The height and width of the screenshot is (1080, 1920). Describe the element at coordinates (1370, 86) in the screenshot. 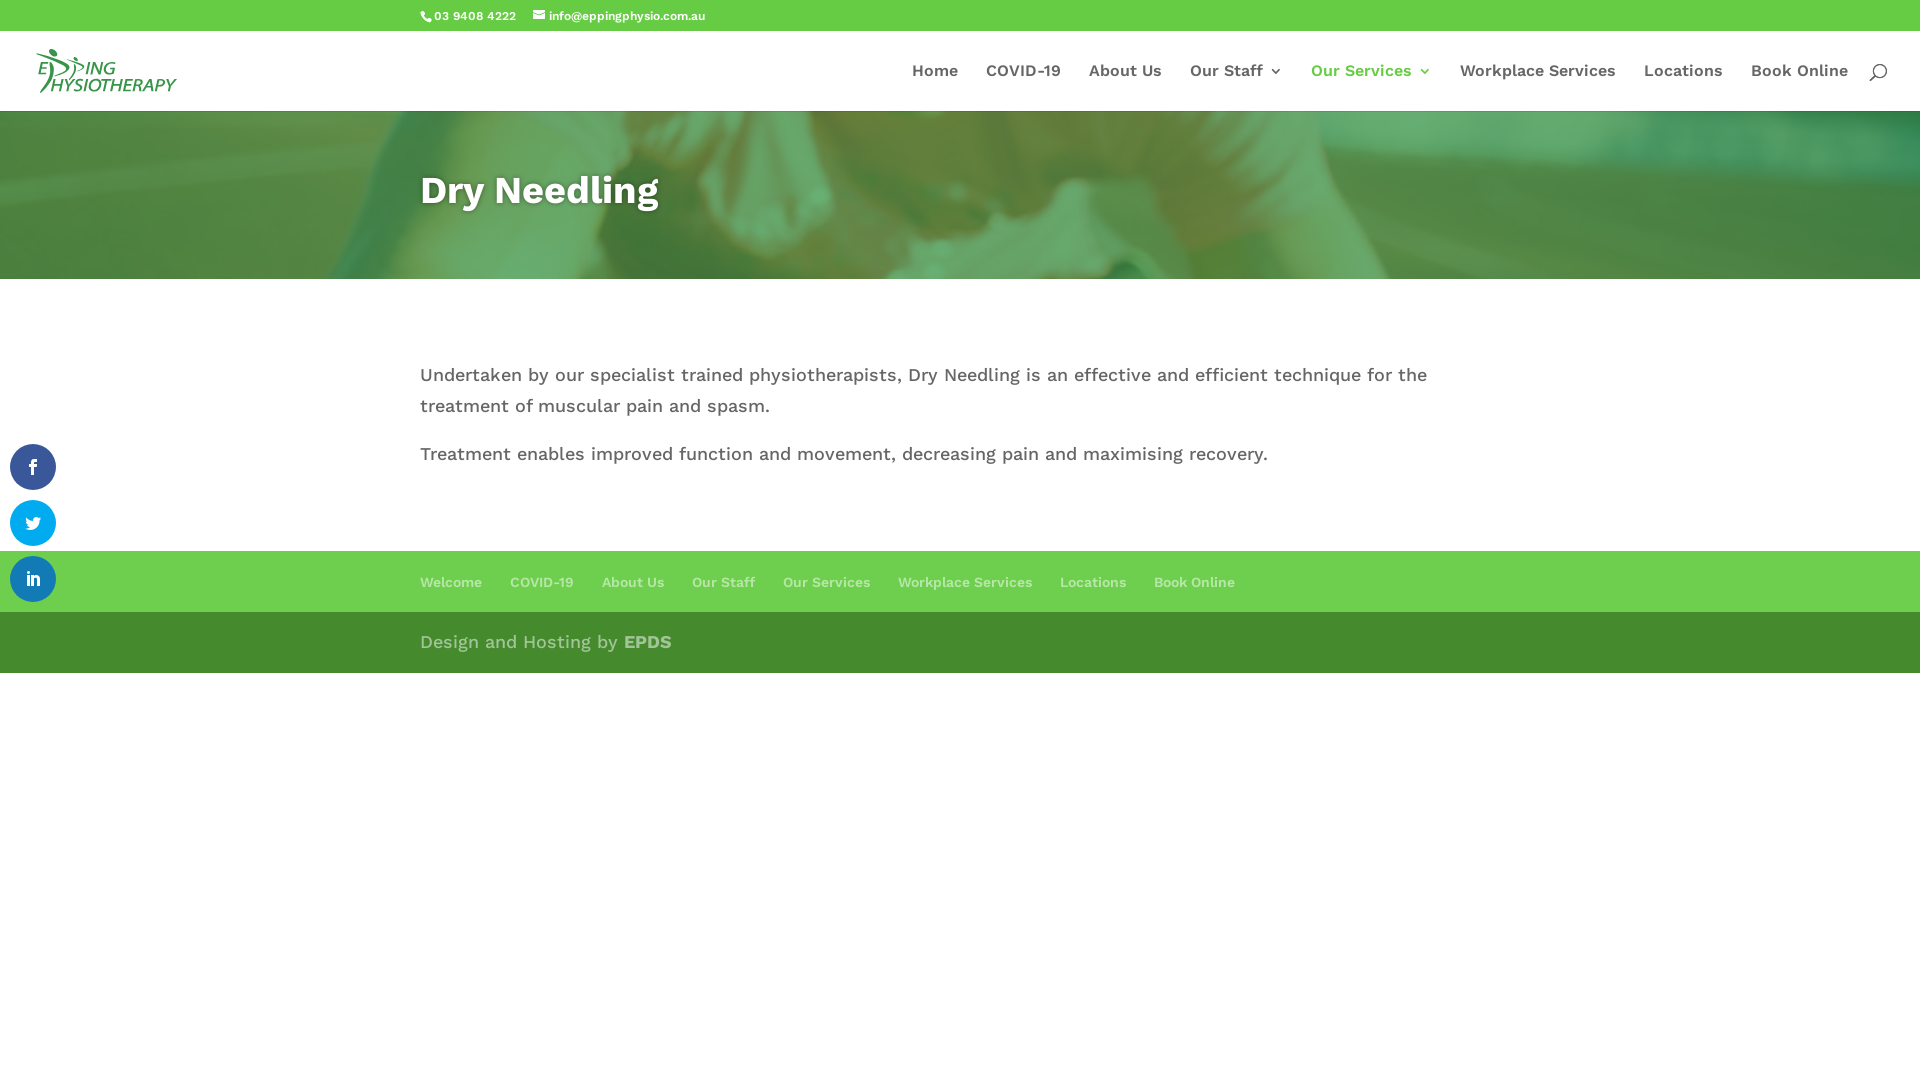

I see `'Our Services'` at that location.